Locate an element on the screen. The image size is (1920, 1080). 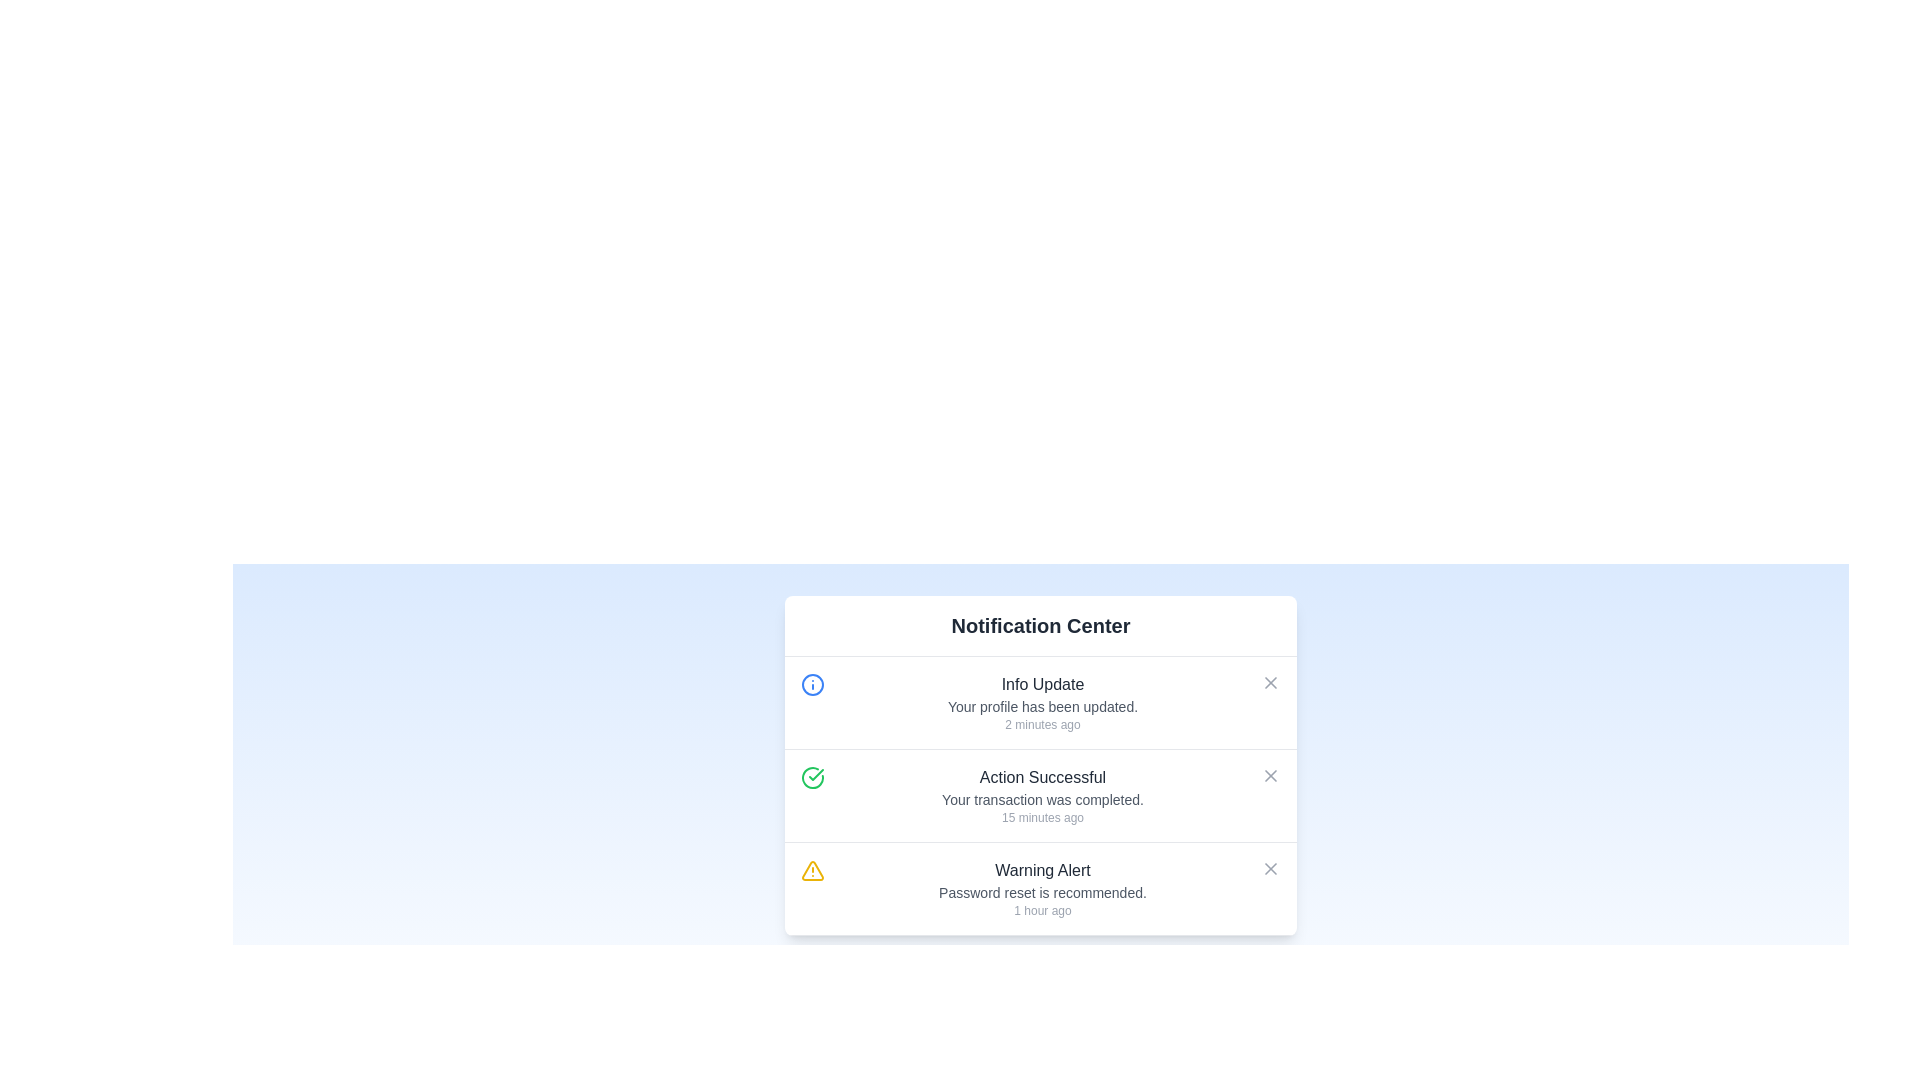
the dismiss icon of the 'Warning Alert - Password reset is recommended' notification is located at coordinates (1270, 867).